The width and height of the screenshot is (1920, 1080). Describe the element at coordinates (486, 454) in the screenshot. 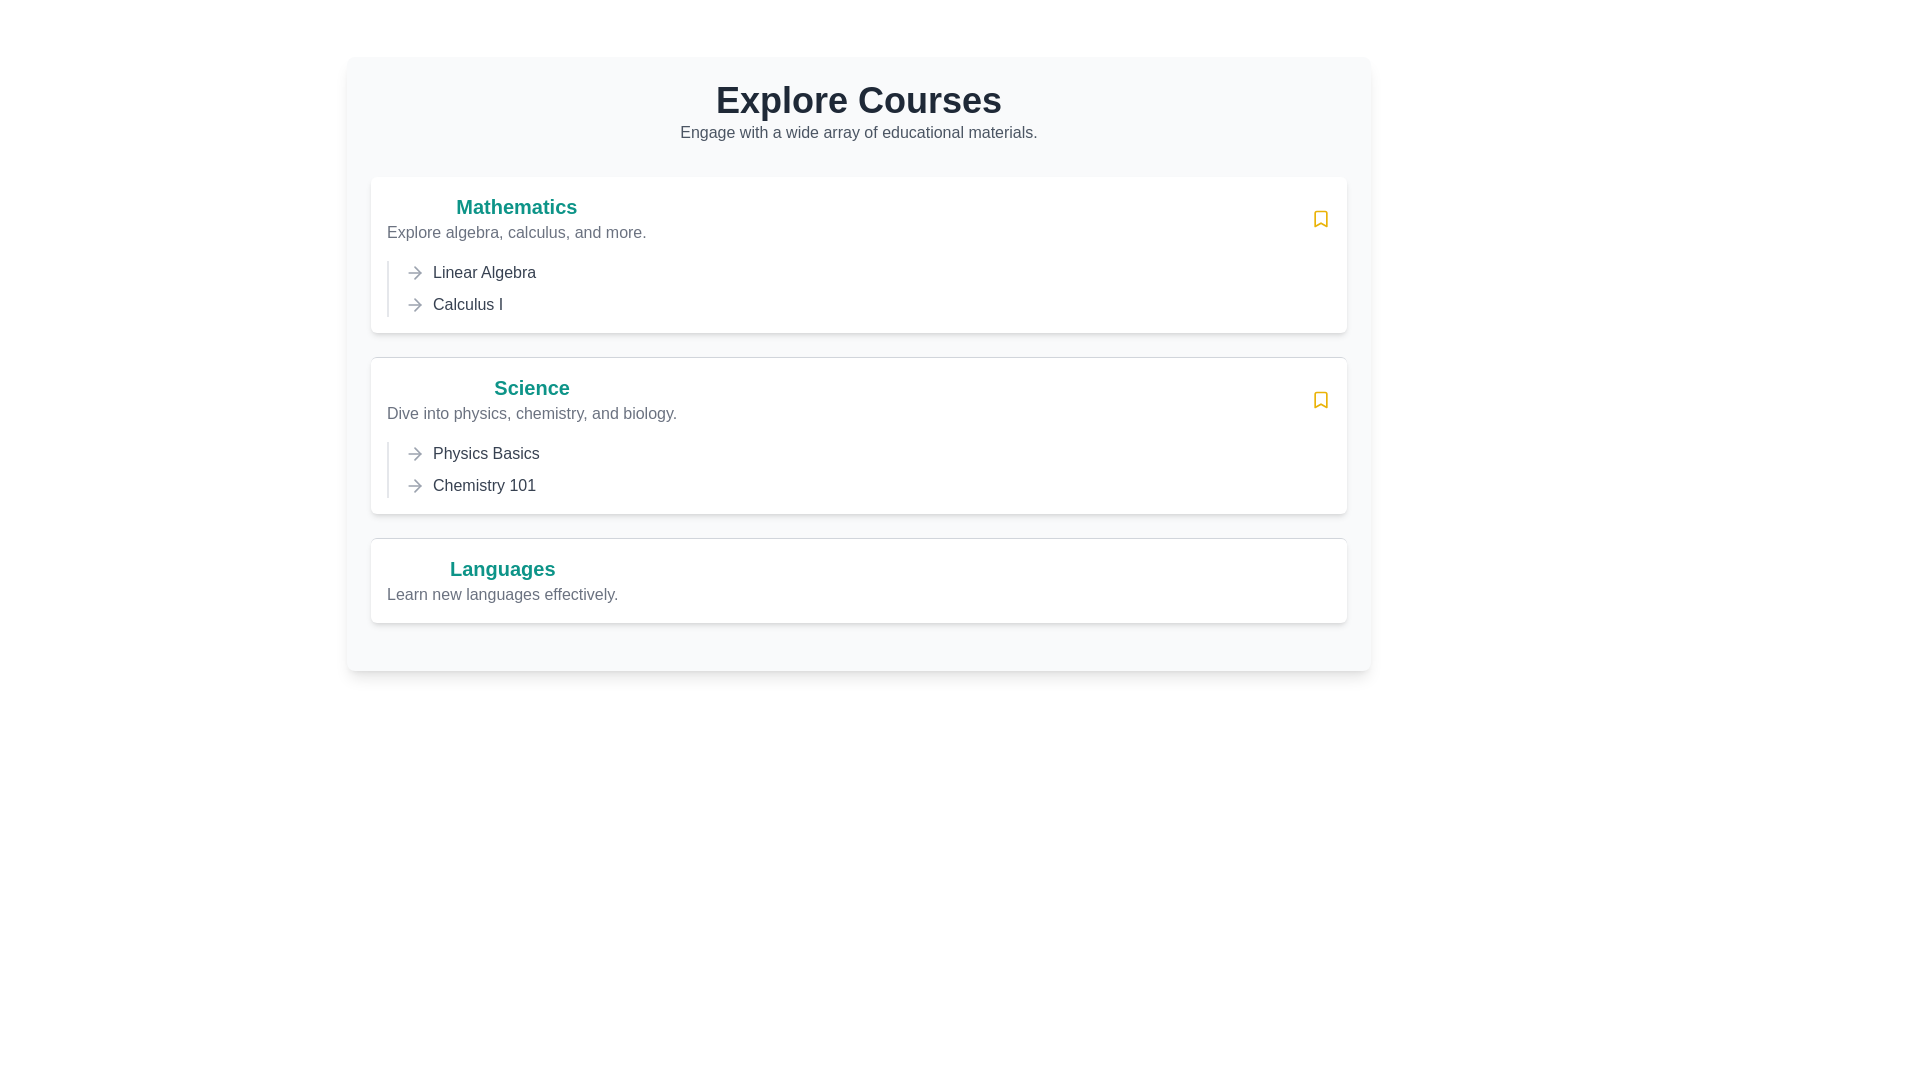

I see `the hyperlink text for 'Physics Basics', which is the first link under the 'Science' category in the main content area` at that location.